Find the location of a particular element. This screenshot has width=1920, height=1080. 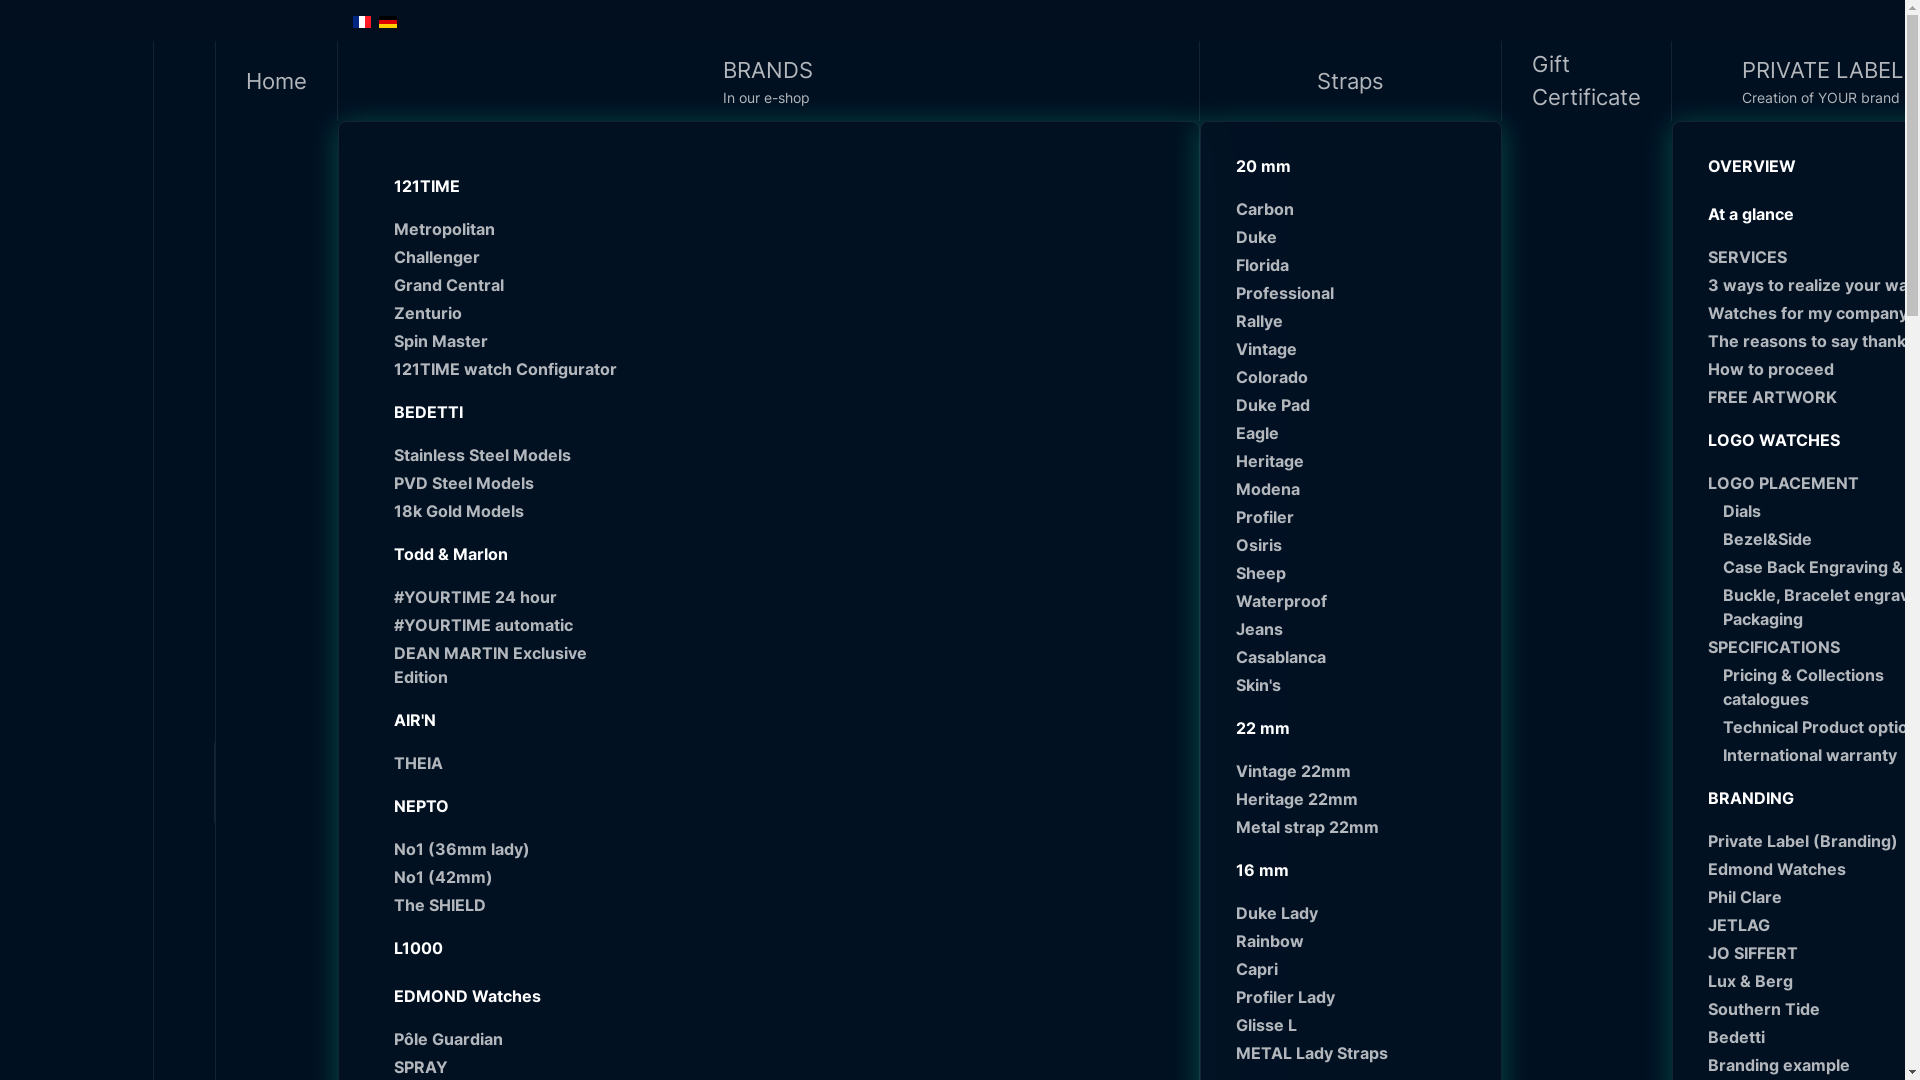

'Carbon' is located at coordinates (1358, 208).